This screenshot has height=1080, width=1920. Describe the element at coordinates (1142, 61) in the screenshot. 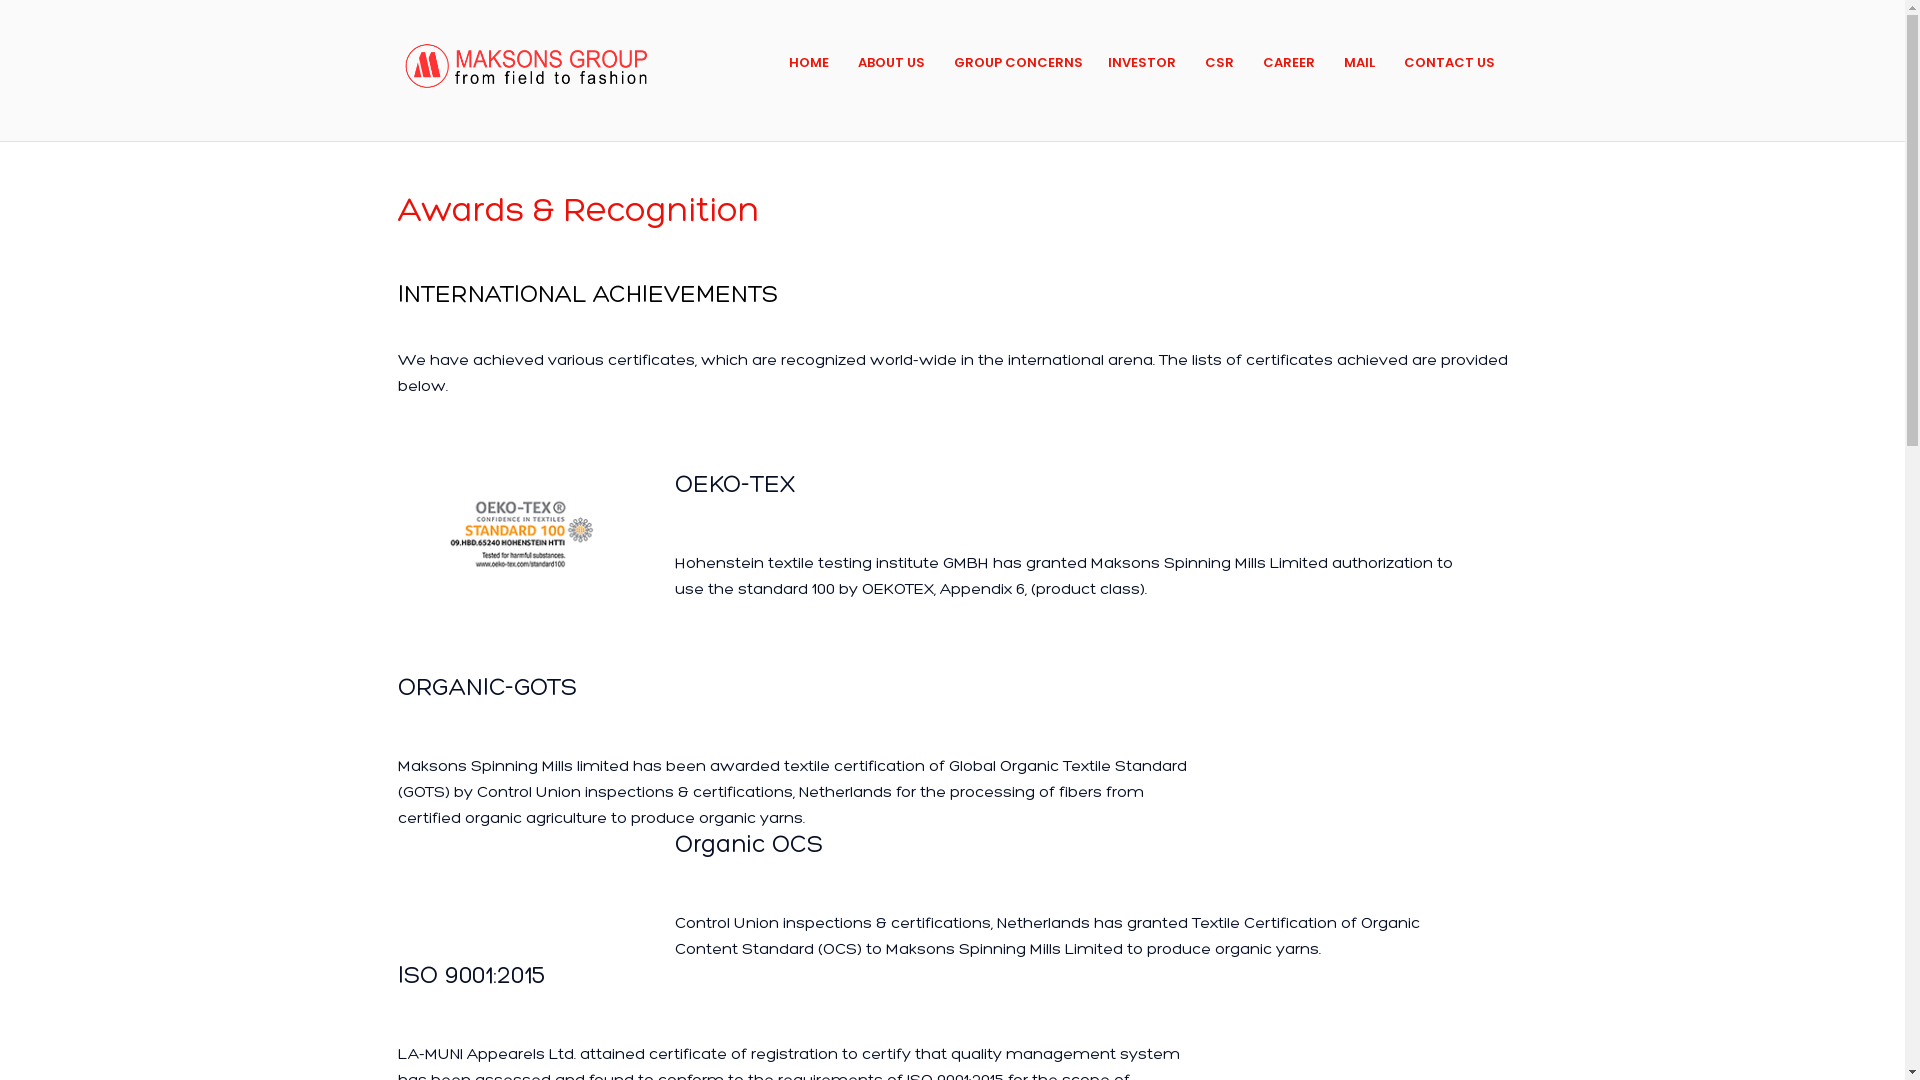

I see `'INVESTOR'` at that location.